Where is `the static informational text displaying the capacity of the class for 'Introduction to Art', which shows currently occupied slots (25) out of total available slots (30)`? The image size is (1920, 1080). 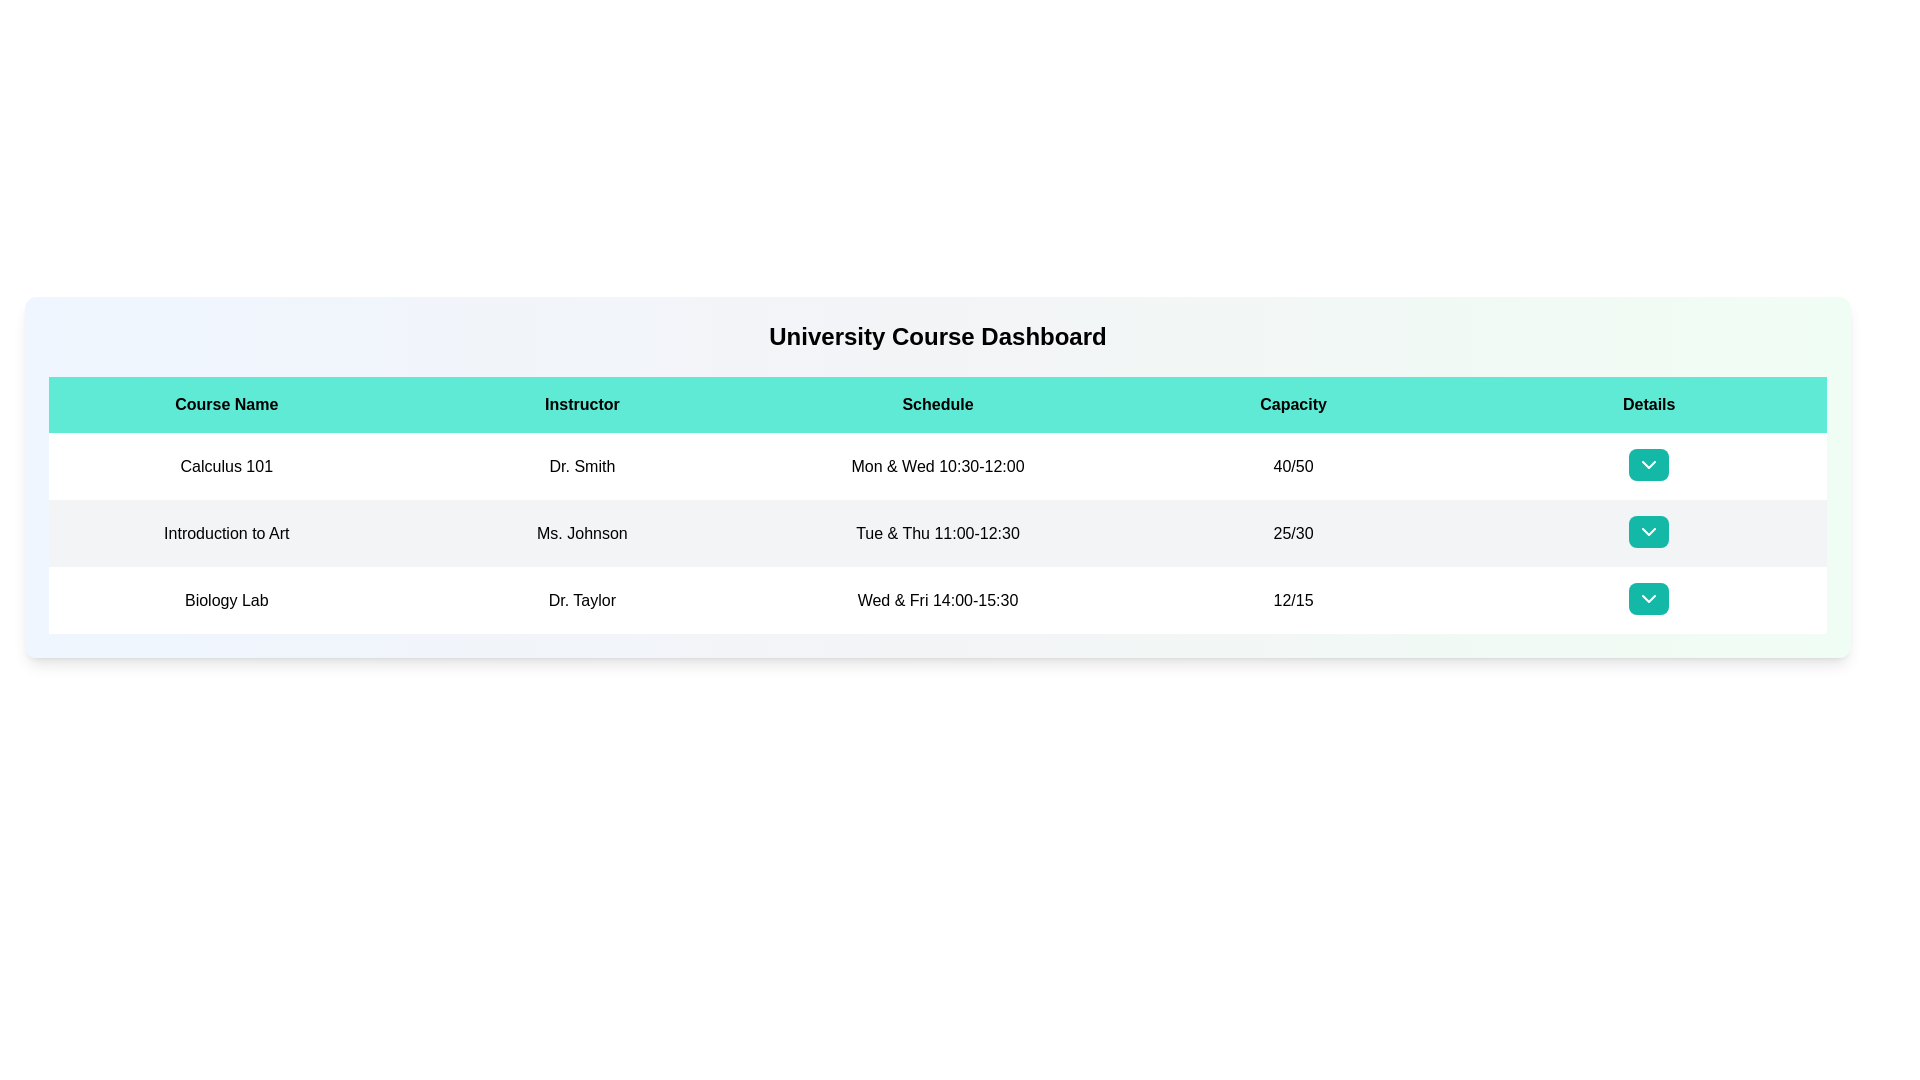
the static informational text displaying the capacity of the class for 'Introduction to Art', which shows currently occupied slots (25) out of total available slots (30) is located at coordinates (1293, 532).